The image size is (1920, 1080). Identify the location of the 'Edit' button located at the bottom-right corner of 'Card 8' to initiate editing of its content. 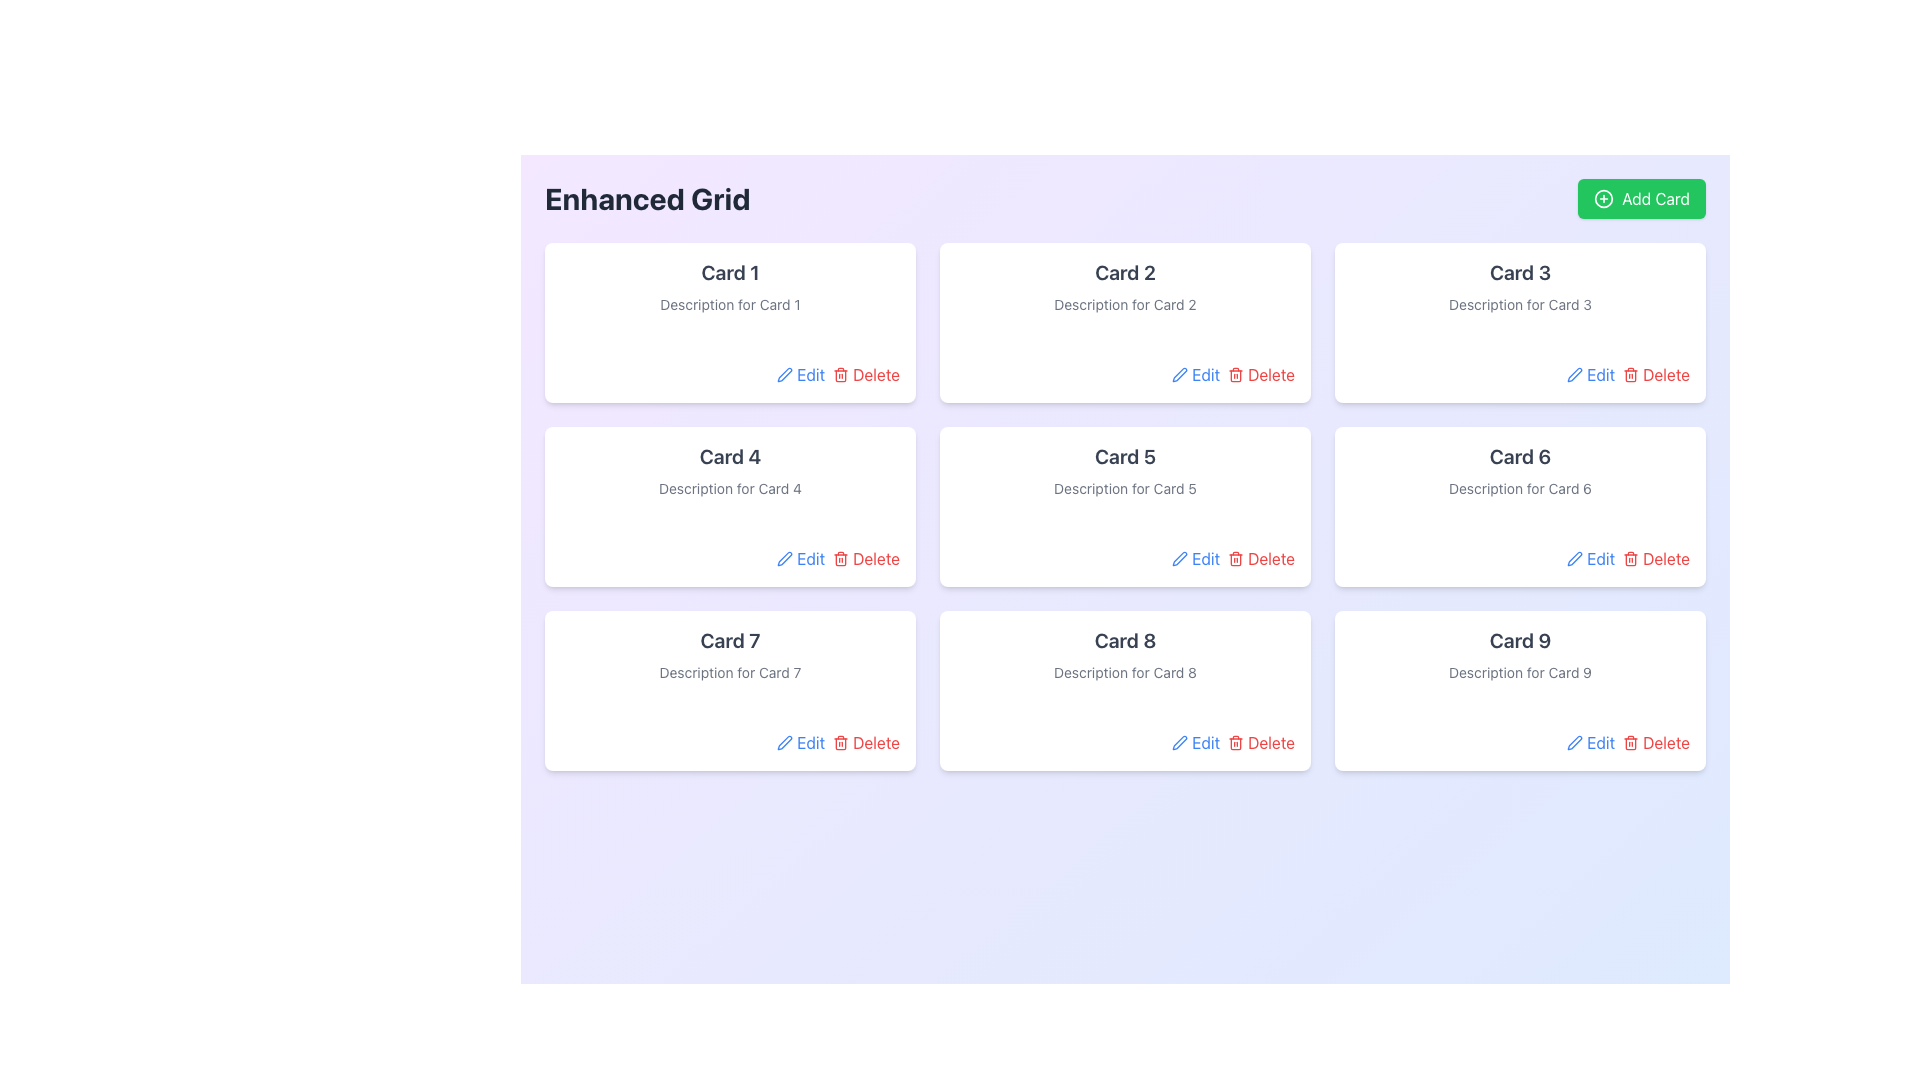
(1196, 743).